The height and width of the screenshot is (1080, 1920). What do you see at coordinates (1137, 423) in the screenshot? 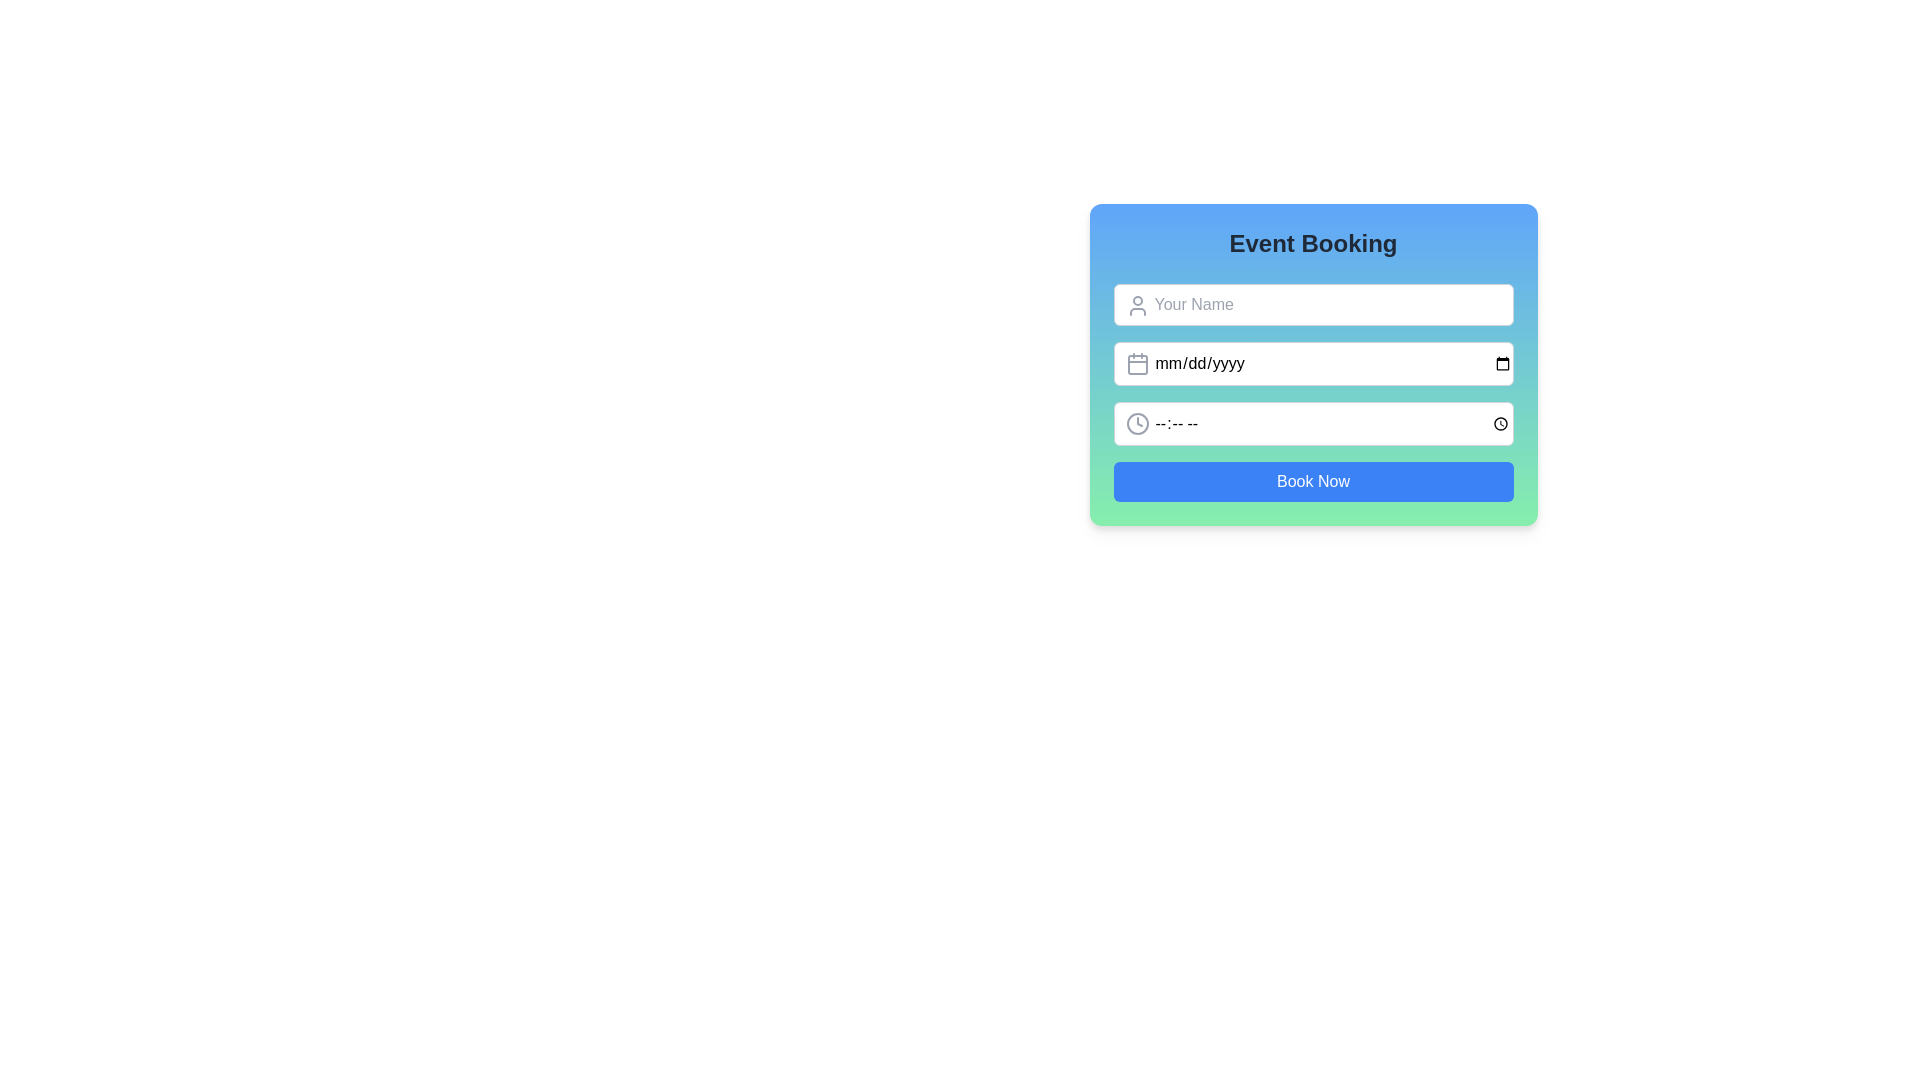
I see `the clock icon located on the left side of the time input field, serving as a visual indicator for time-related input` at bounding box center [1137, 423].